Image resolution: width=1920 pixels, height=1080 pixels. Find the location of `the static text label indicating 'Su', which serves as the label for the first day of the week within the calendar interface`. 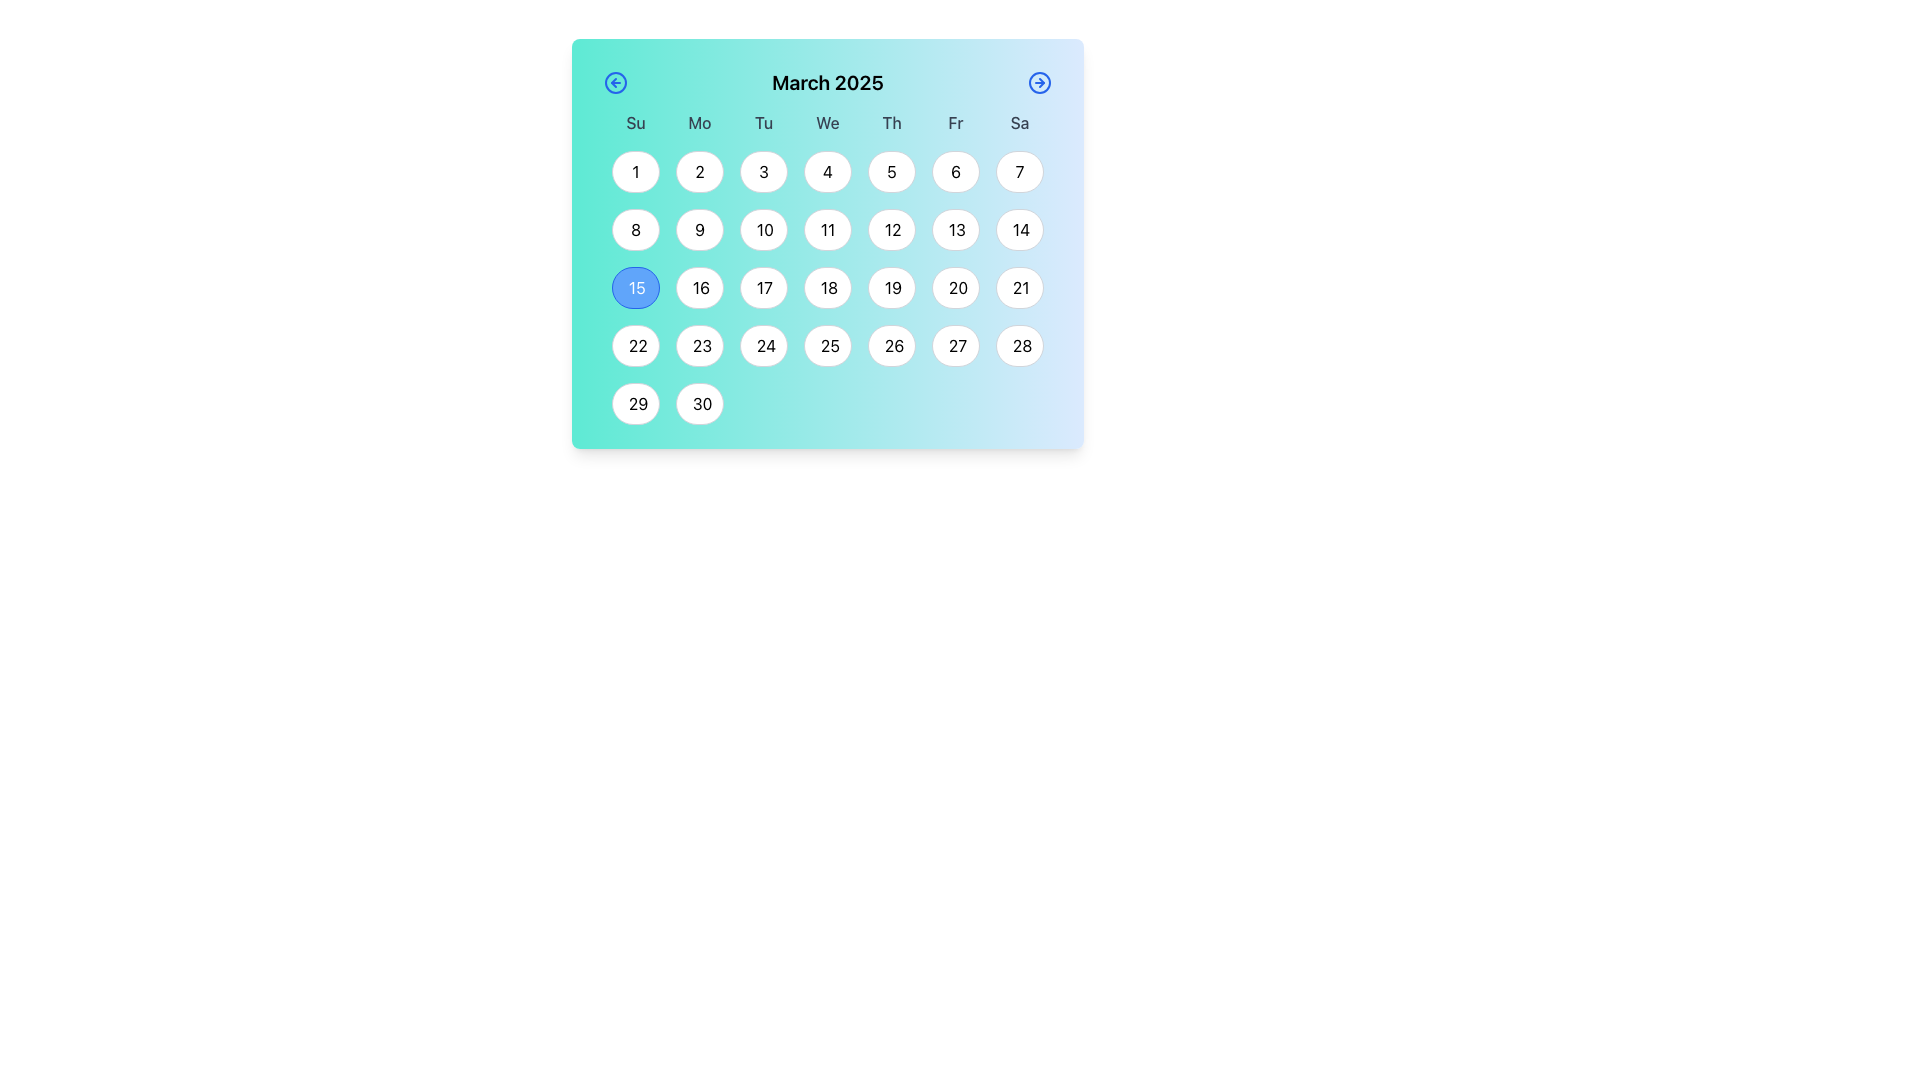

the static text label indicating 'Su', which serves as the label for the first day of the week within the calendar interface is located at coordinates (634, 123).